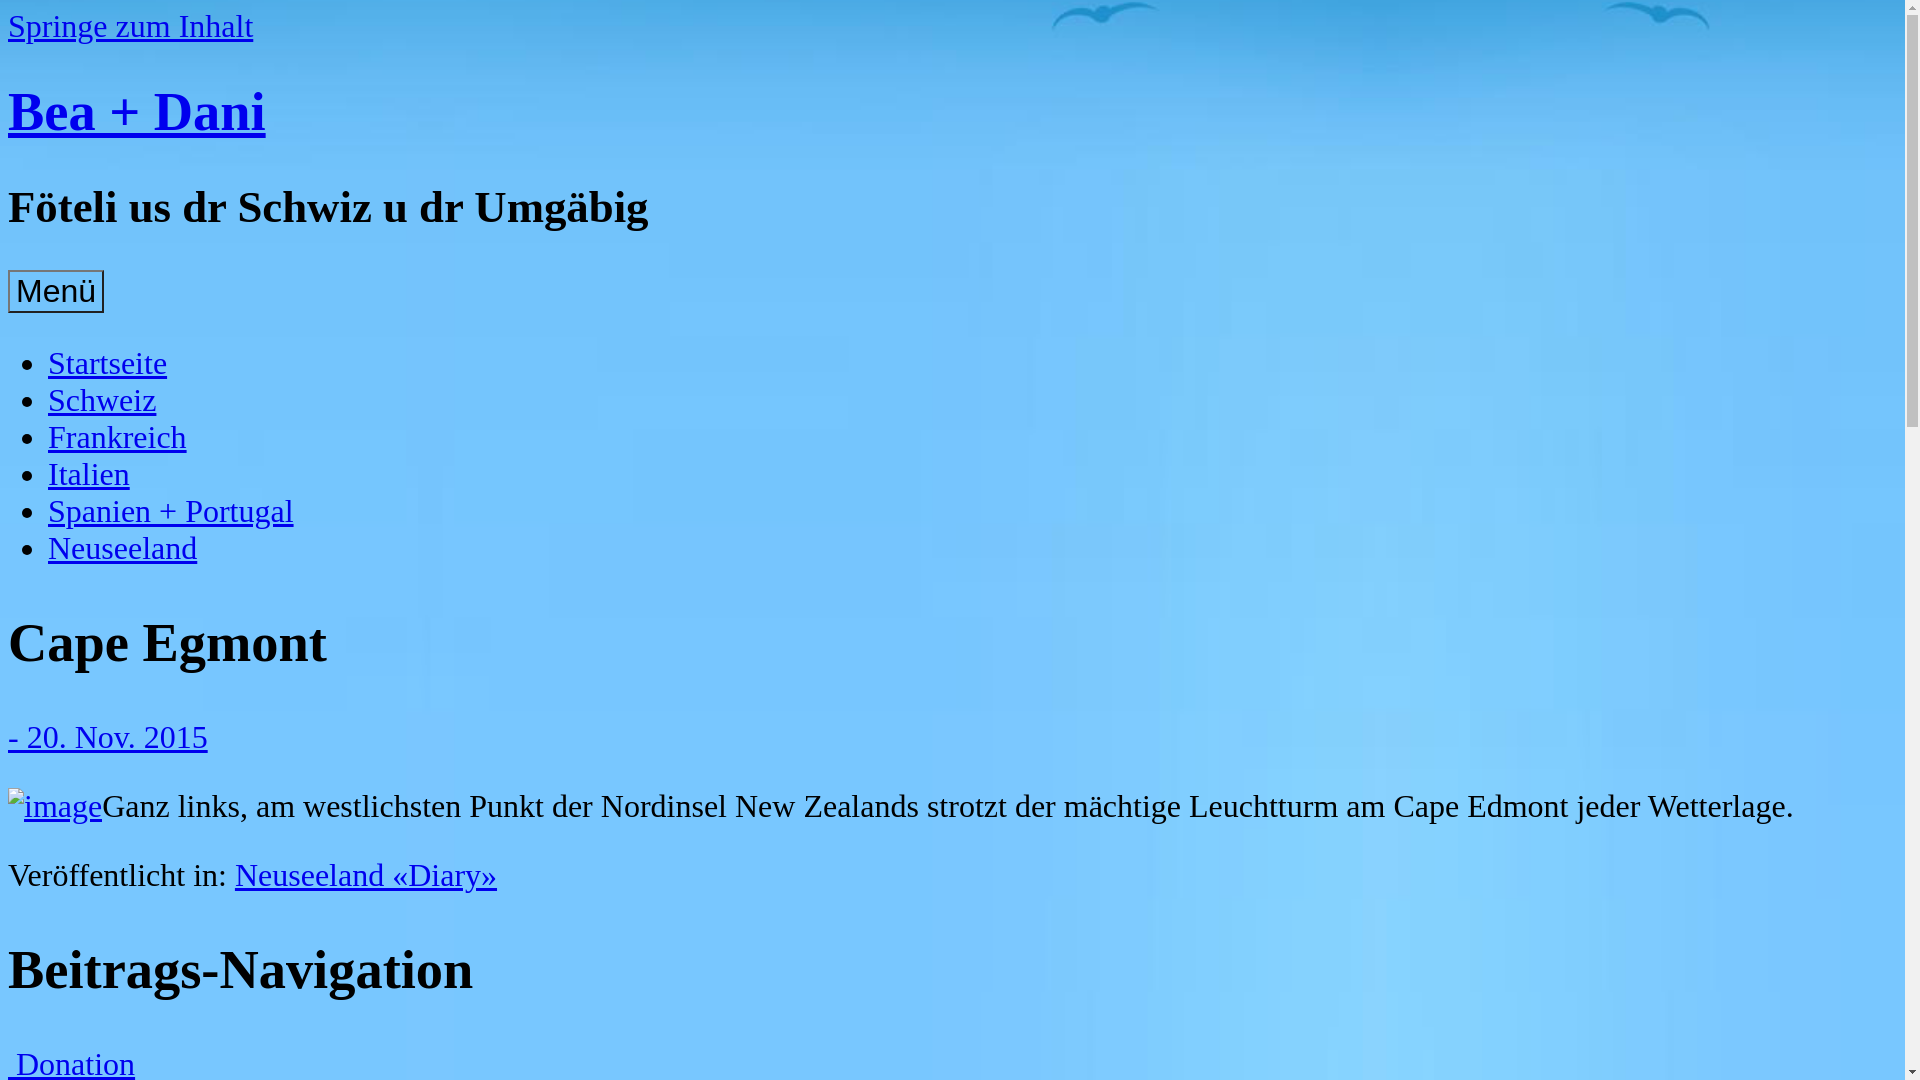 This screenshot has width=1920, height=1080. What do you see at coordinates (171, 509) in the screenshot?
I see `'Spanien + Portugal'` at bounding box center [171, 509].